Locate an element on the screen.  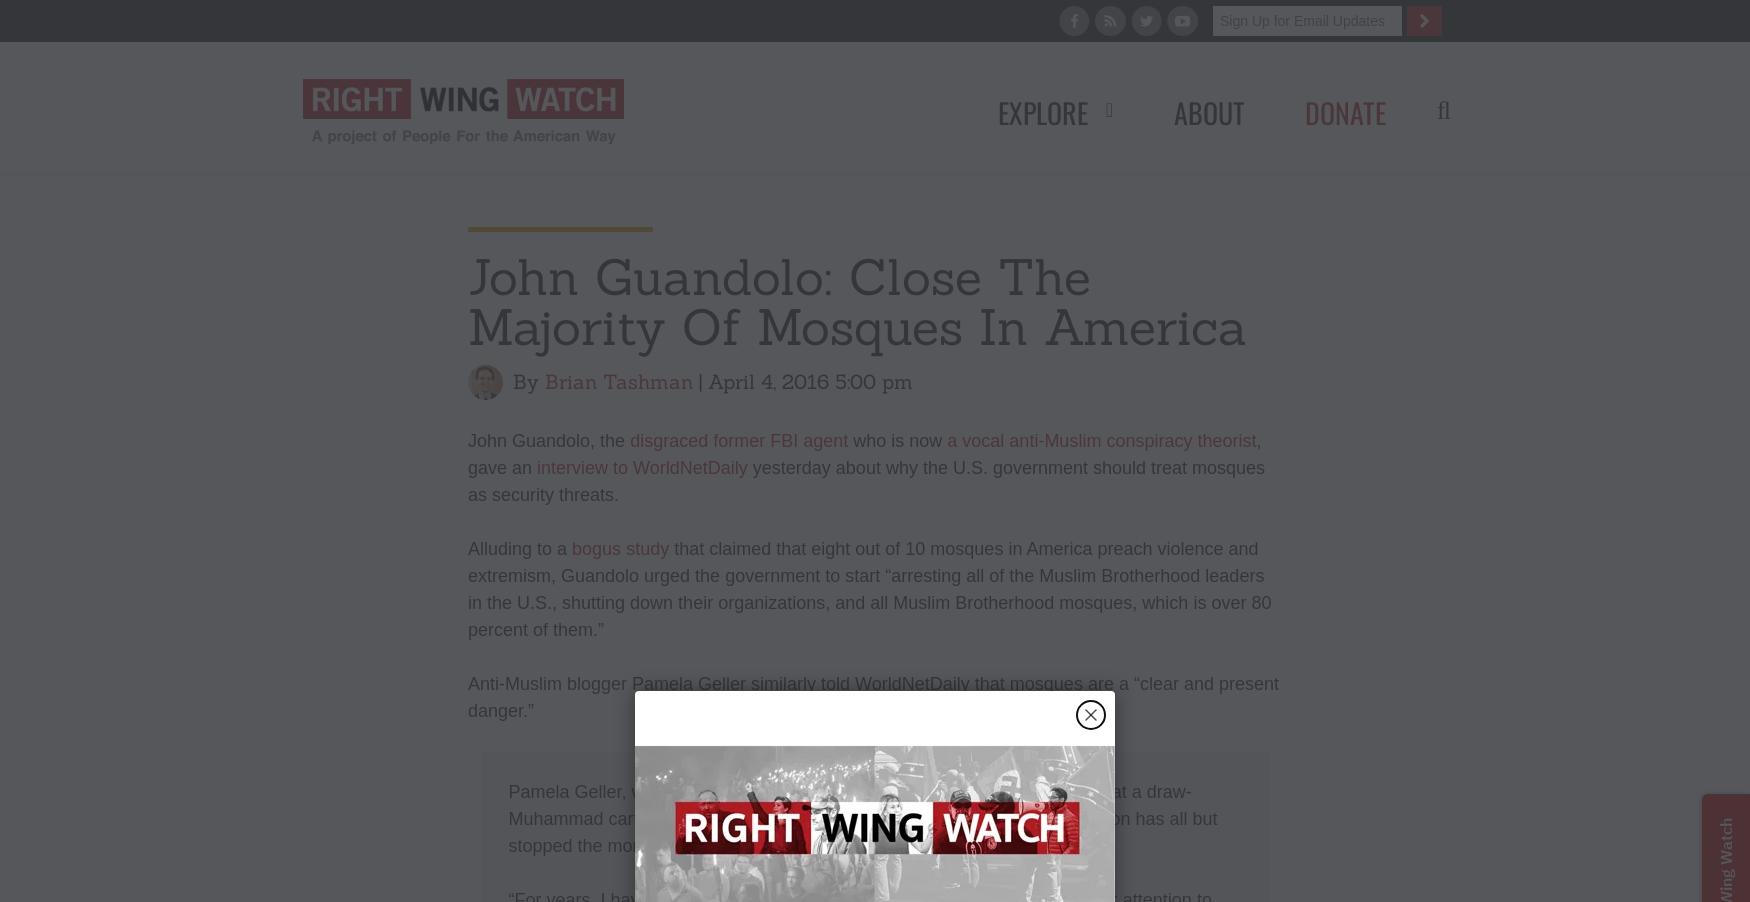
'By' is located at coordinates (528, 381).